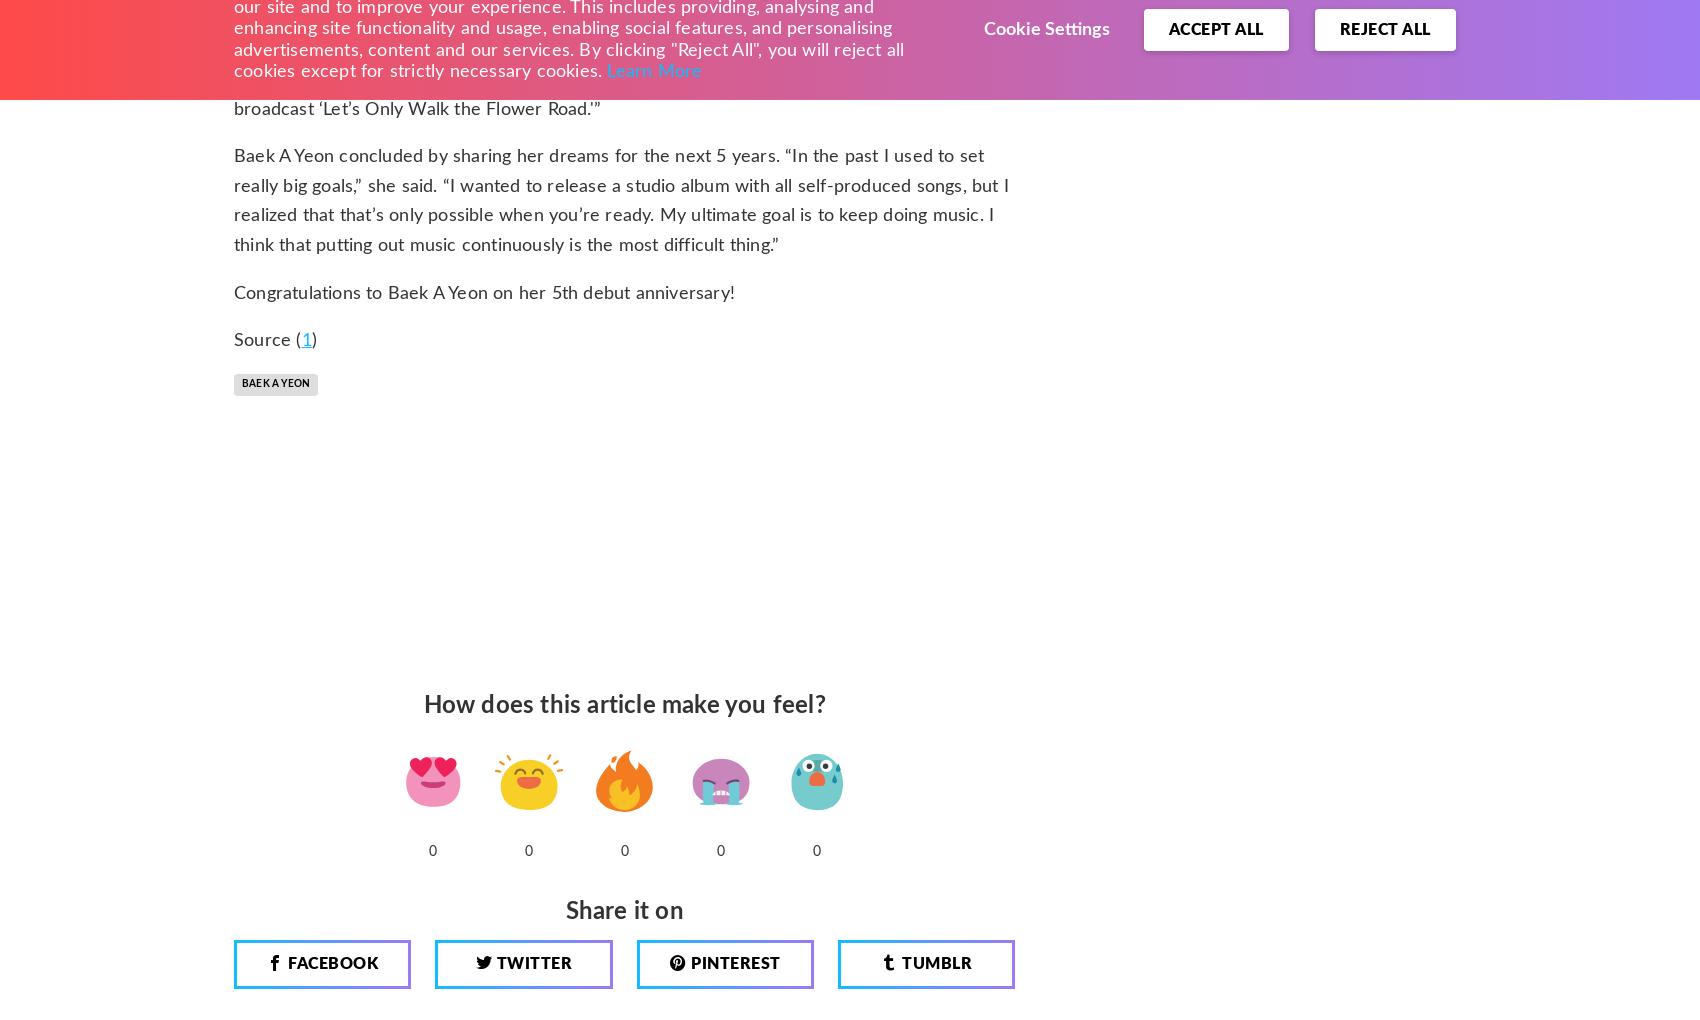  What do you see at coordinates (313, 340) in the screenshot?
I see `')'` at bounding box center [313, 340].